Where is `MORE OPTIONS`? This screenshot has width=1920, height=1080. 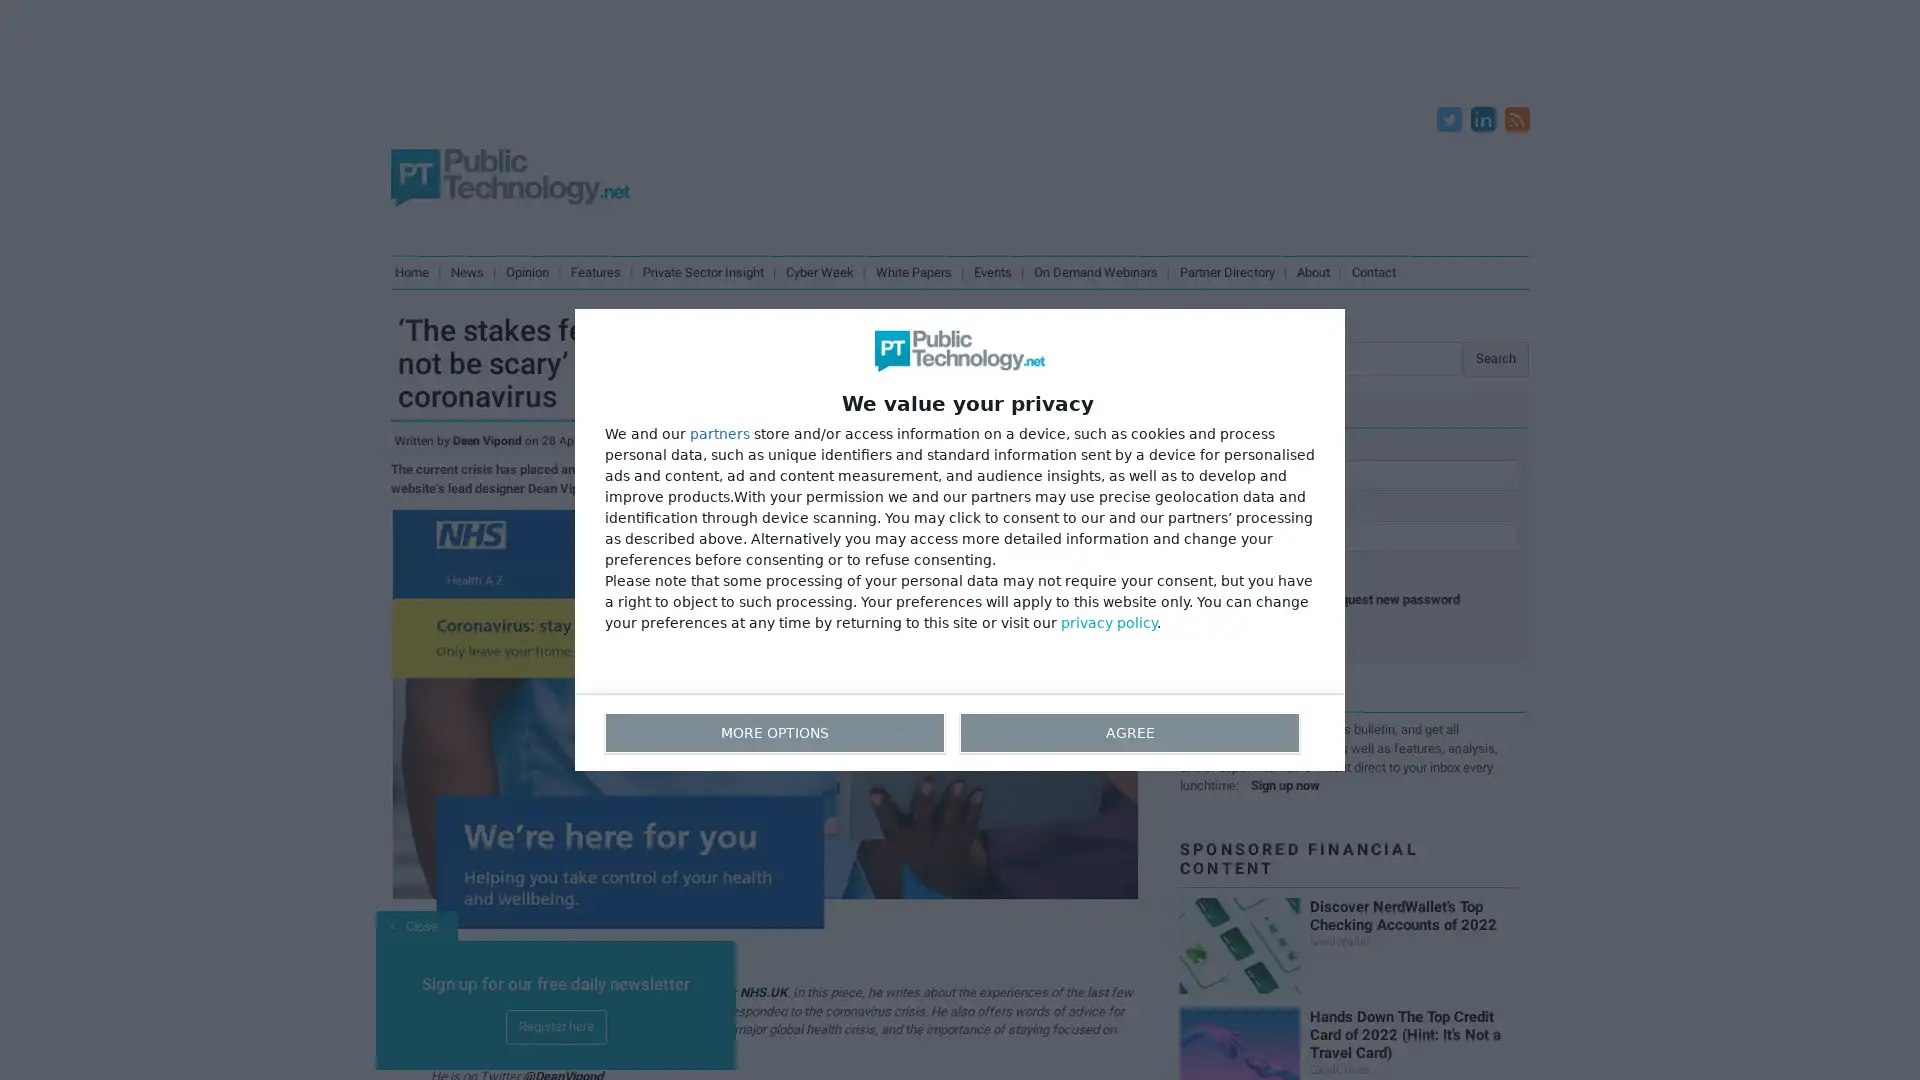
MORE OPTIONS is located at coordinates (773, 732).